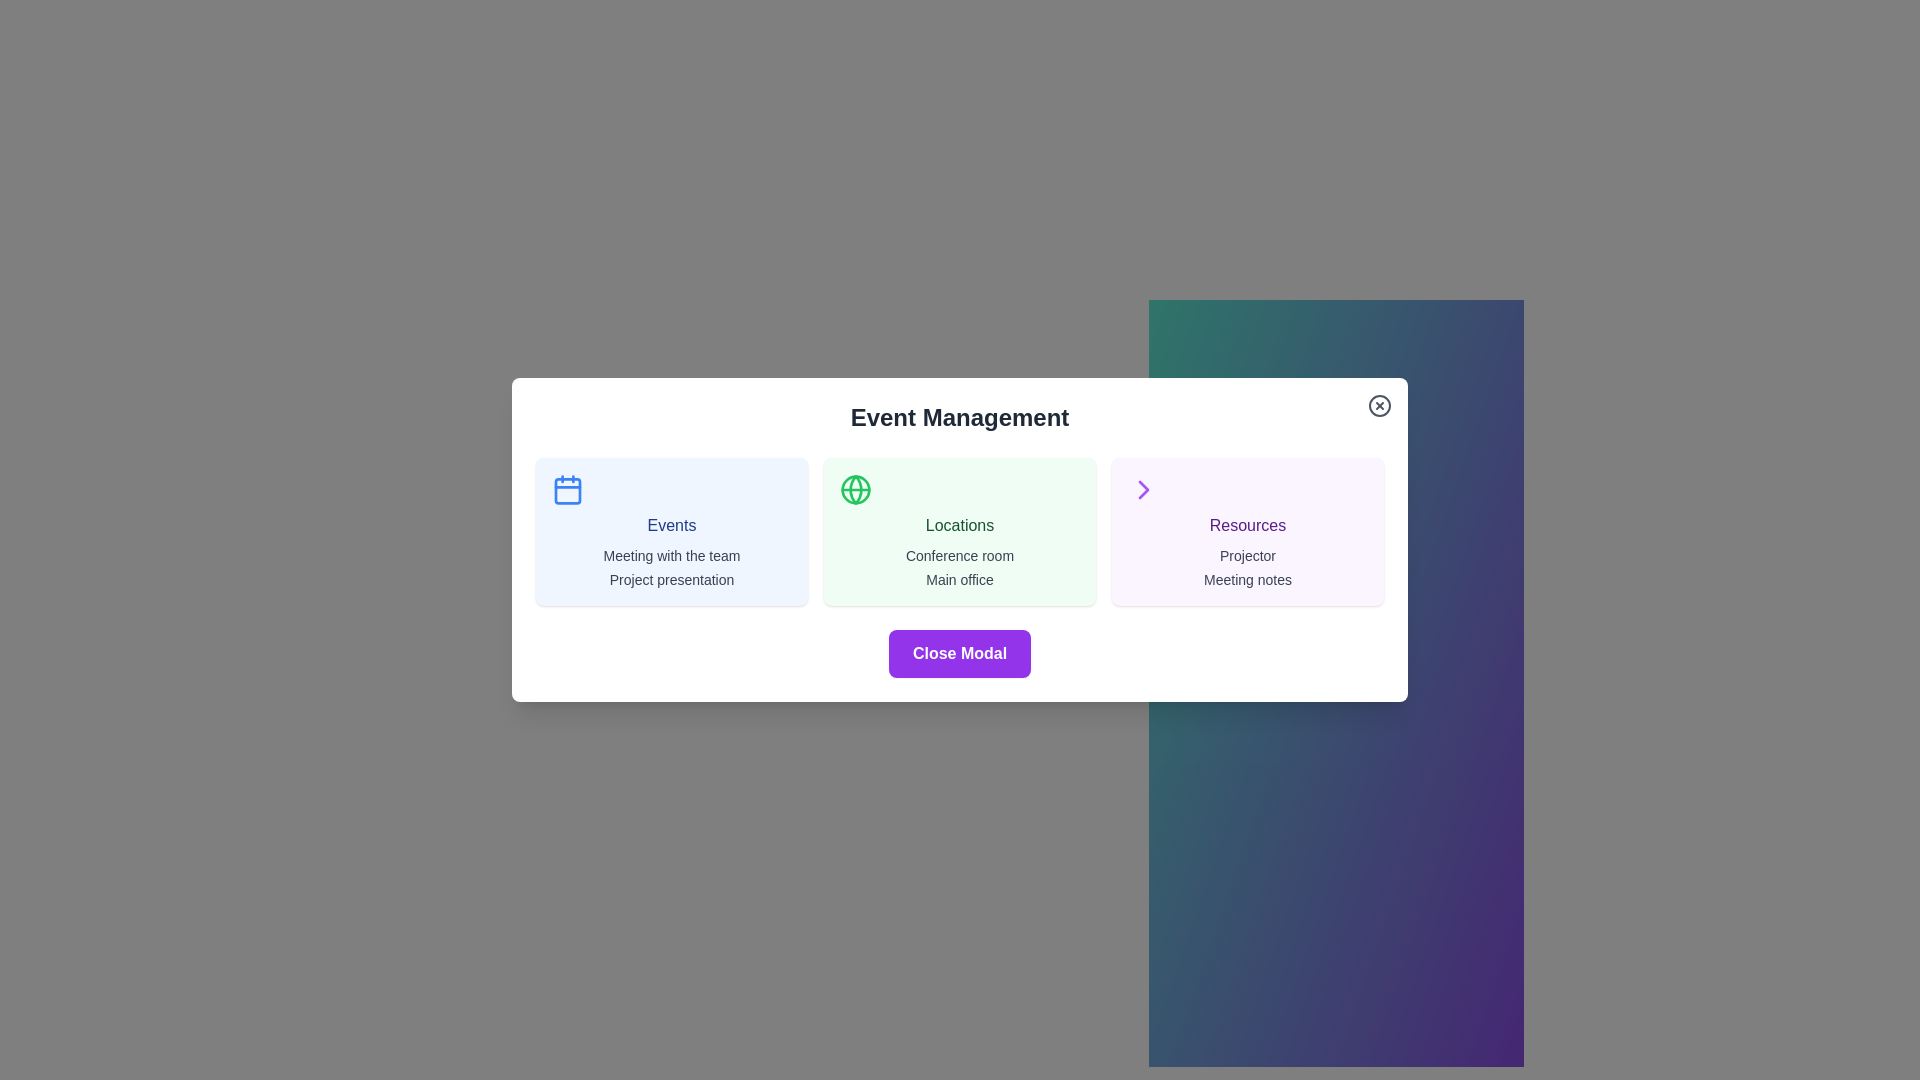  What do you see at coordinates (855, 489) in the screenshot?
I see `the circular centerpiece of the globe icon located in the 'Locations' section of the modal, which is positioned above the text label 'Locations.'` at bounding box center [855, 489].